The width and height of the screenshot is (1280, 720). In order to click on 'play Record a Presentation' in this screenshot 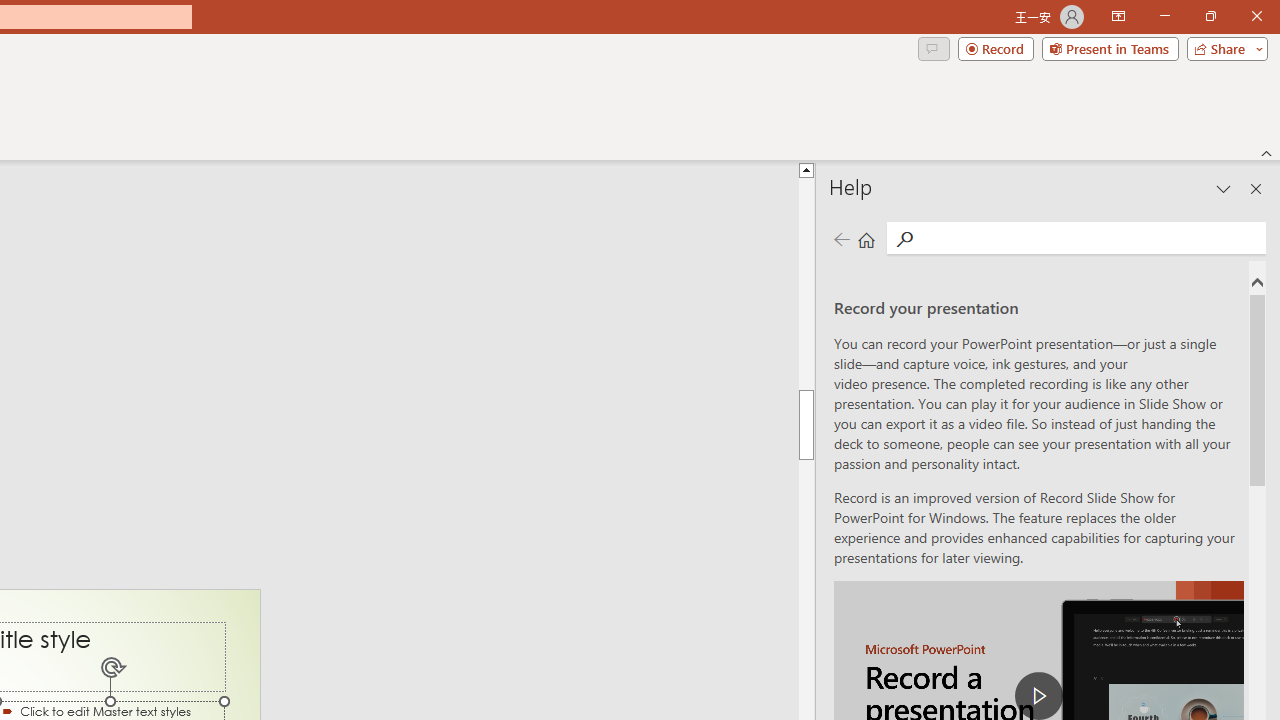, I will do `click(1038, 694)`.